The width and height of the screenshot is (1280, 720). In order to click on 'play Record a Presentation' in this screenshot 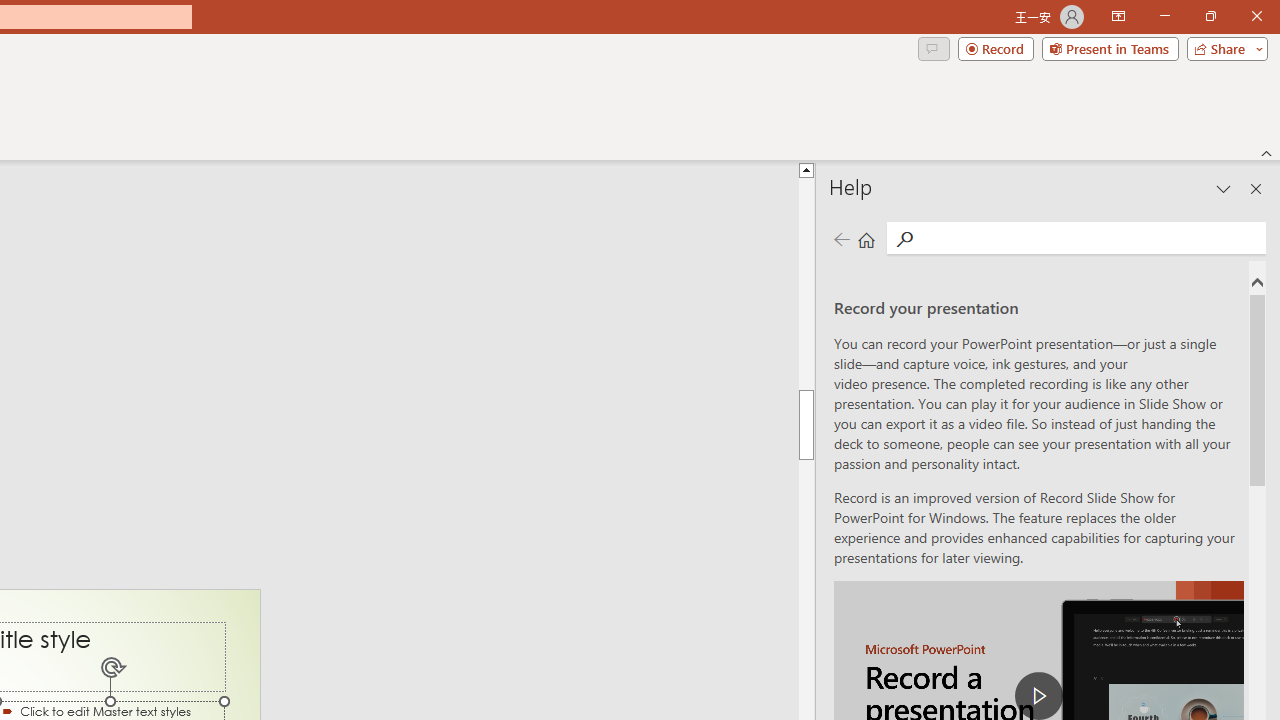, I will do `click(1038, 694)`.